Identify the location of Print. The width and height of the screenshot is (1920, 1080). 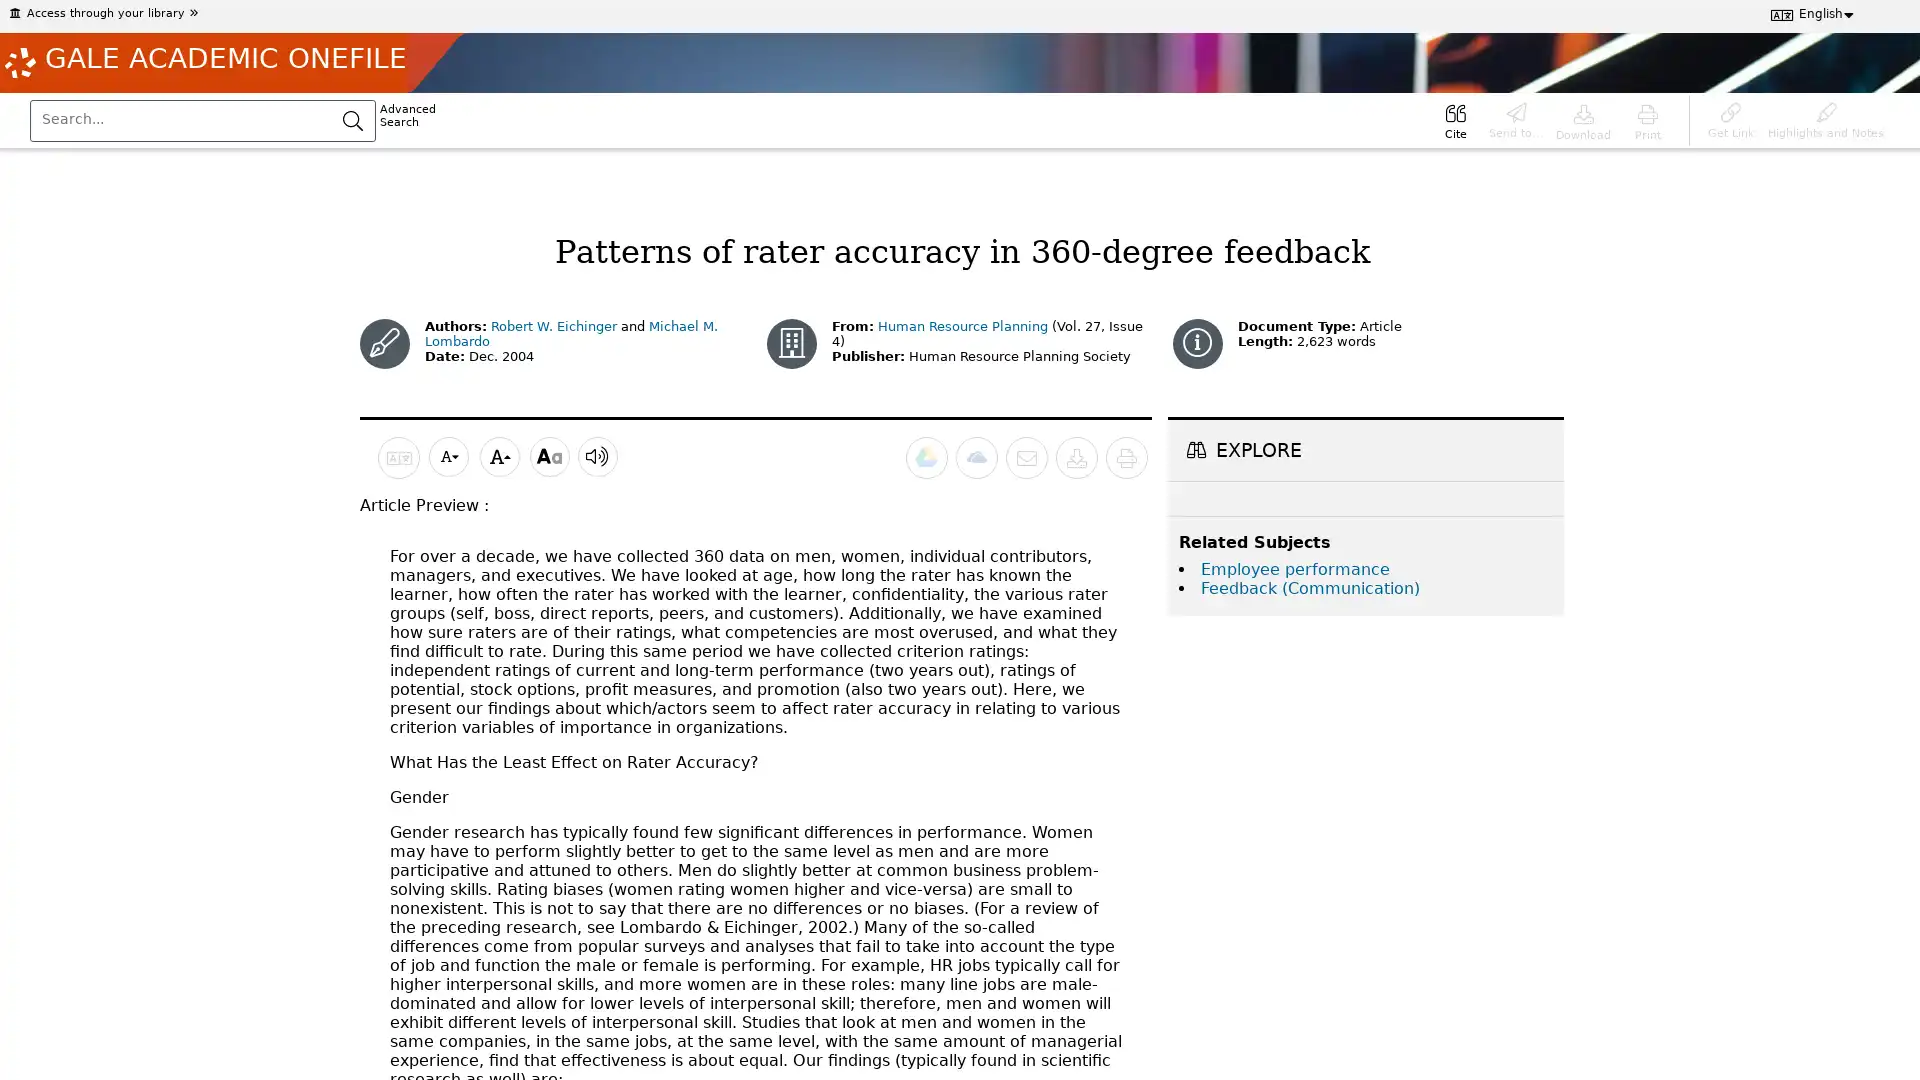
(1127, 458).